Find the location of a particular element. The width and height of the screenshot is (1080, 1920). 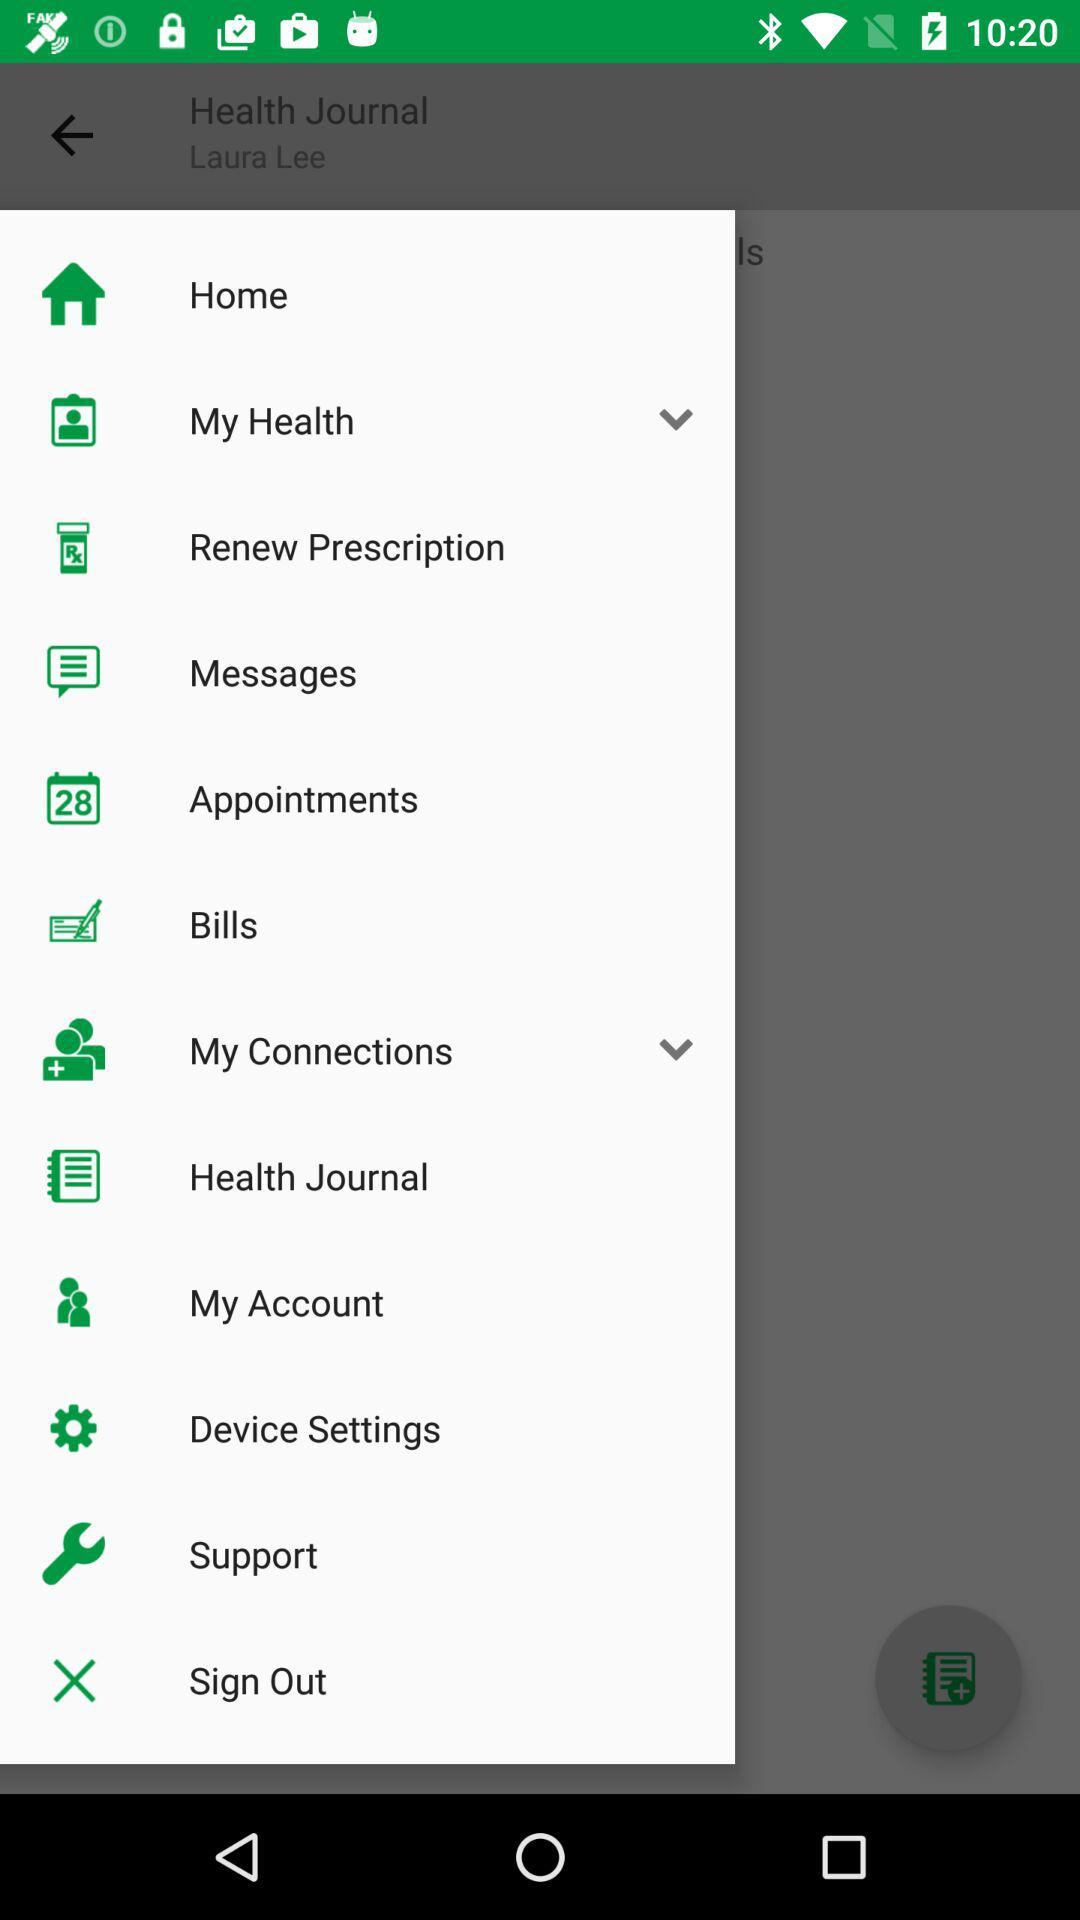

the icon at the bottom right corner is located at coordinates (947, 1678).